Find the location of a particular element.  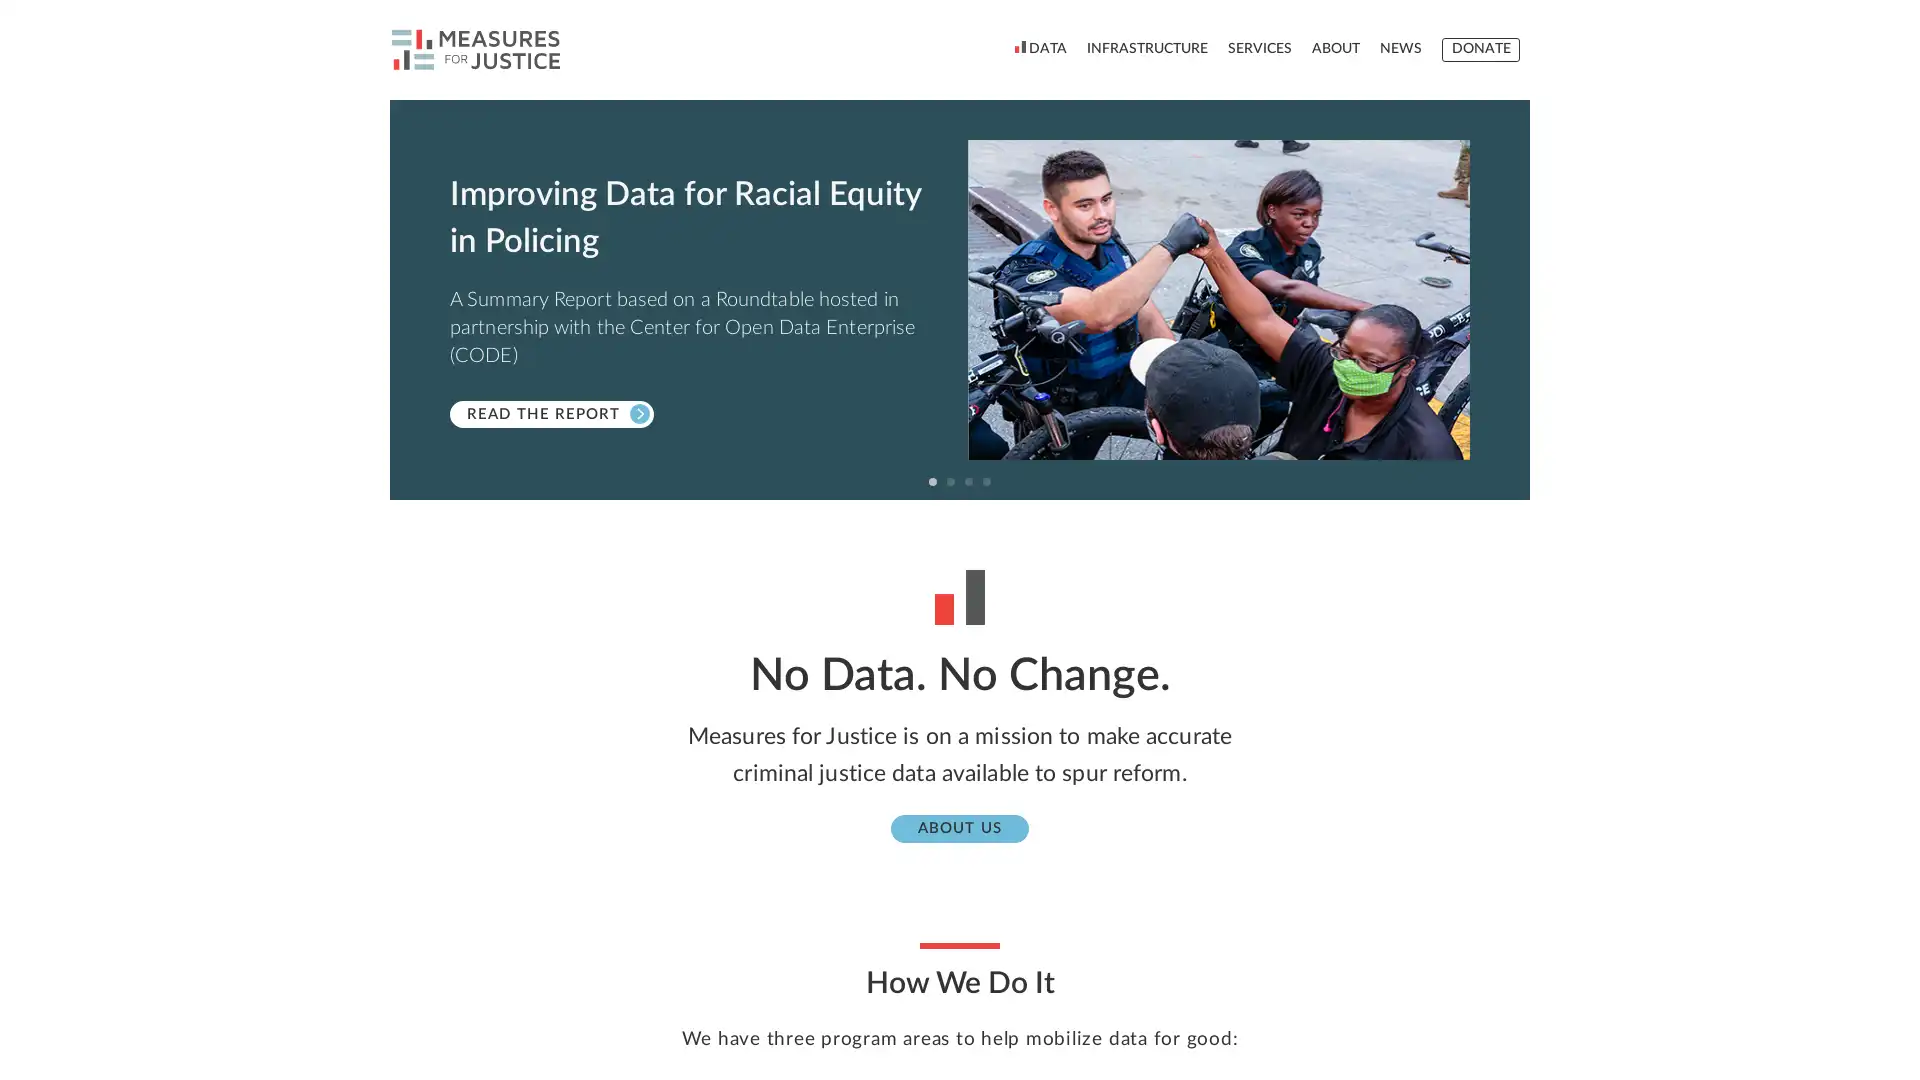

Previous carousel item is located at coordinates (411, 300).